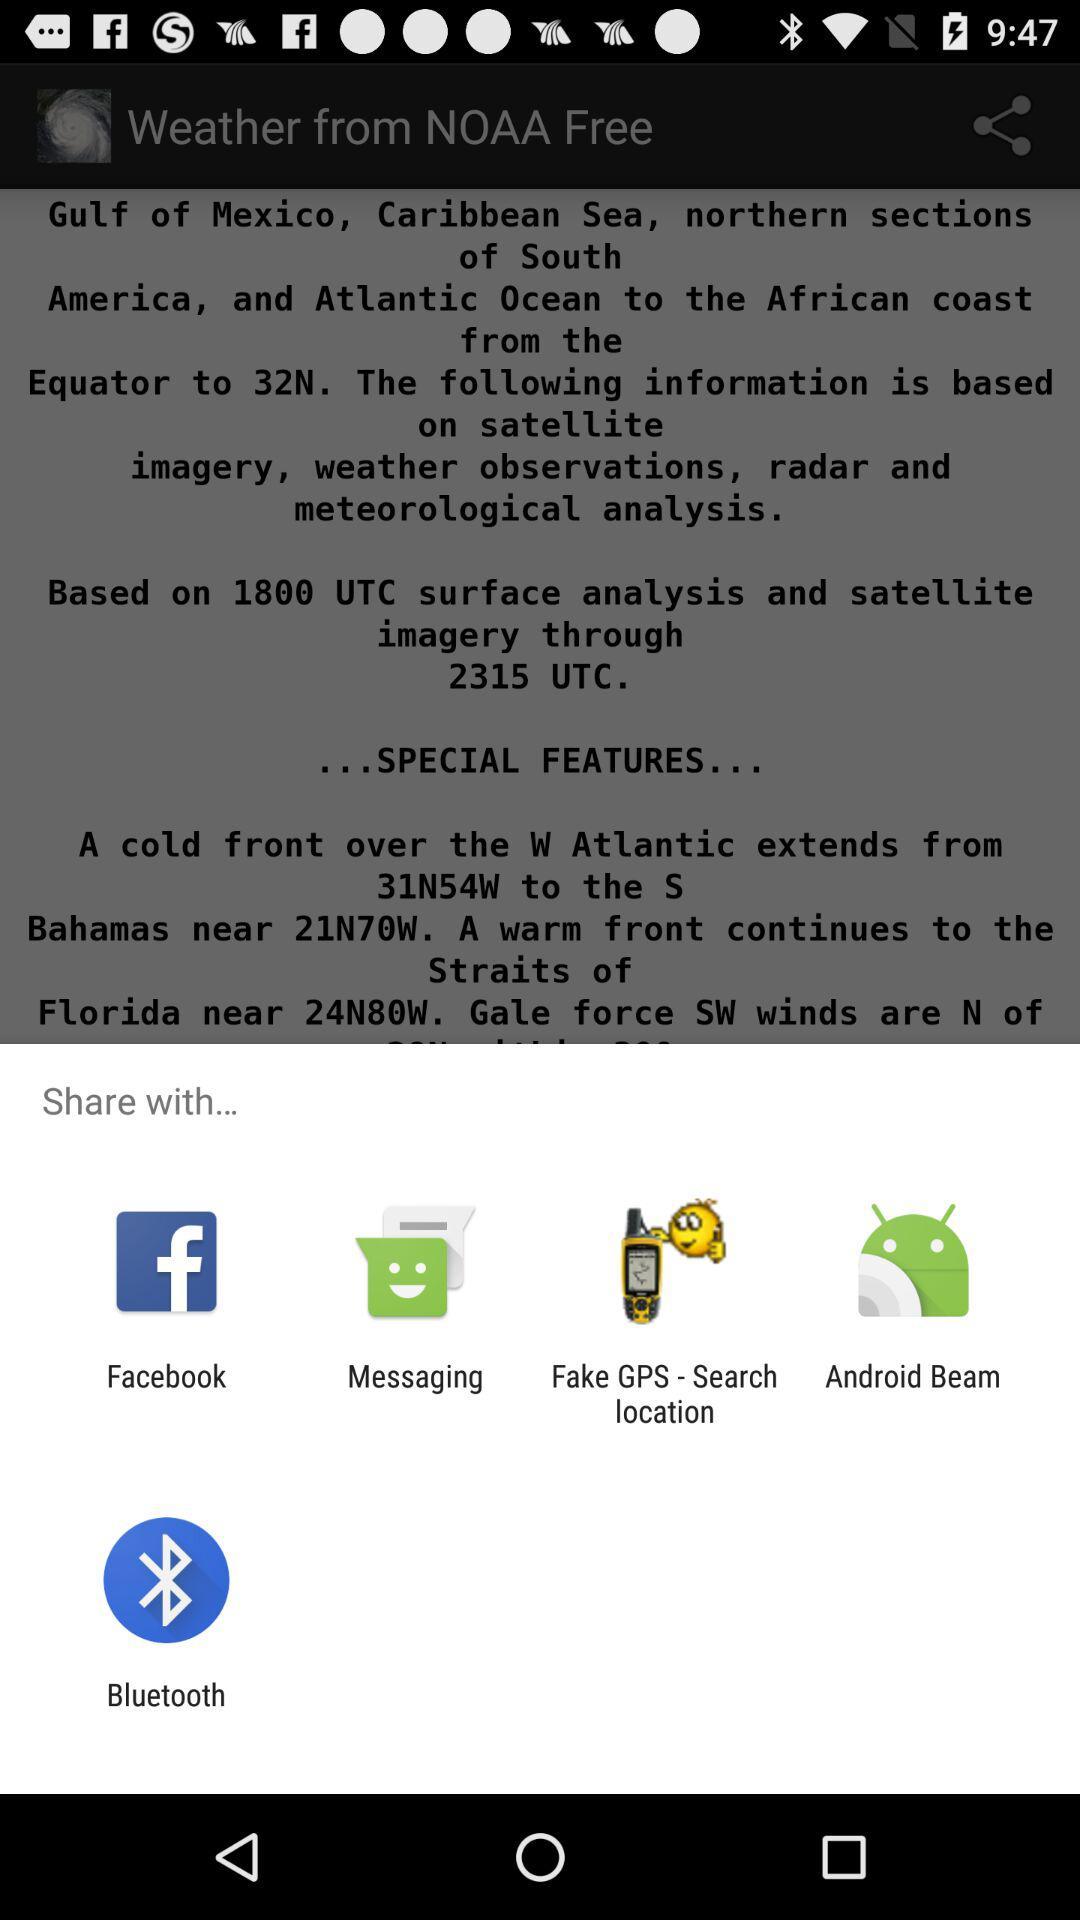 The image size is (1080, 1920). I want to click on facebook item, so click(165, 1392).